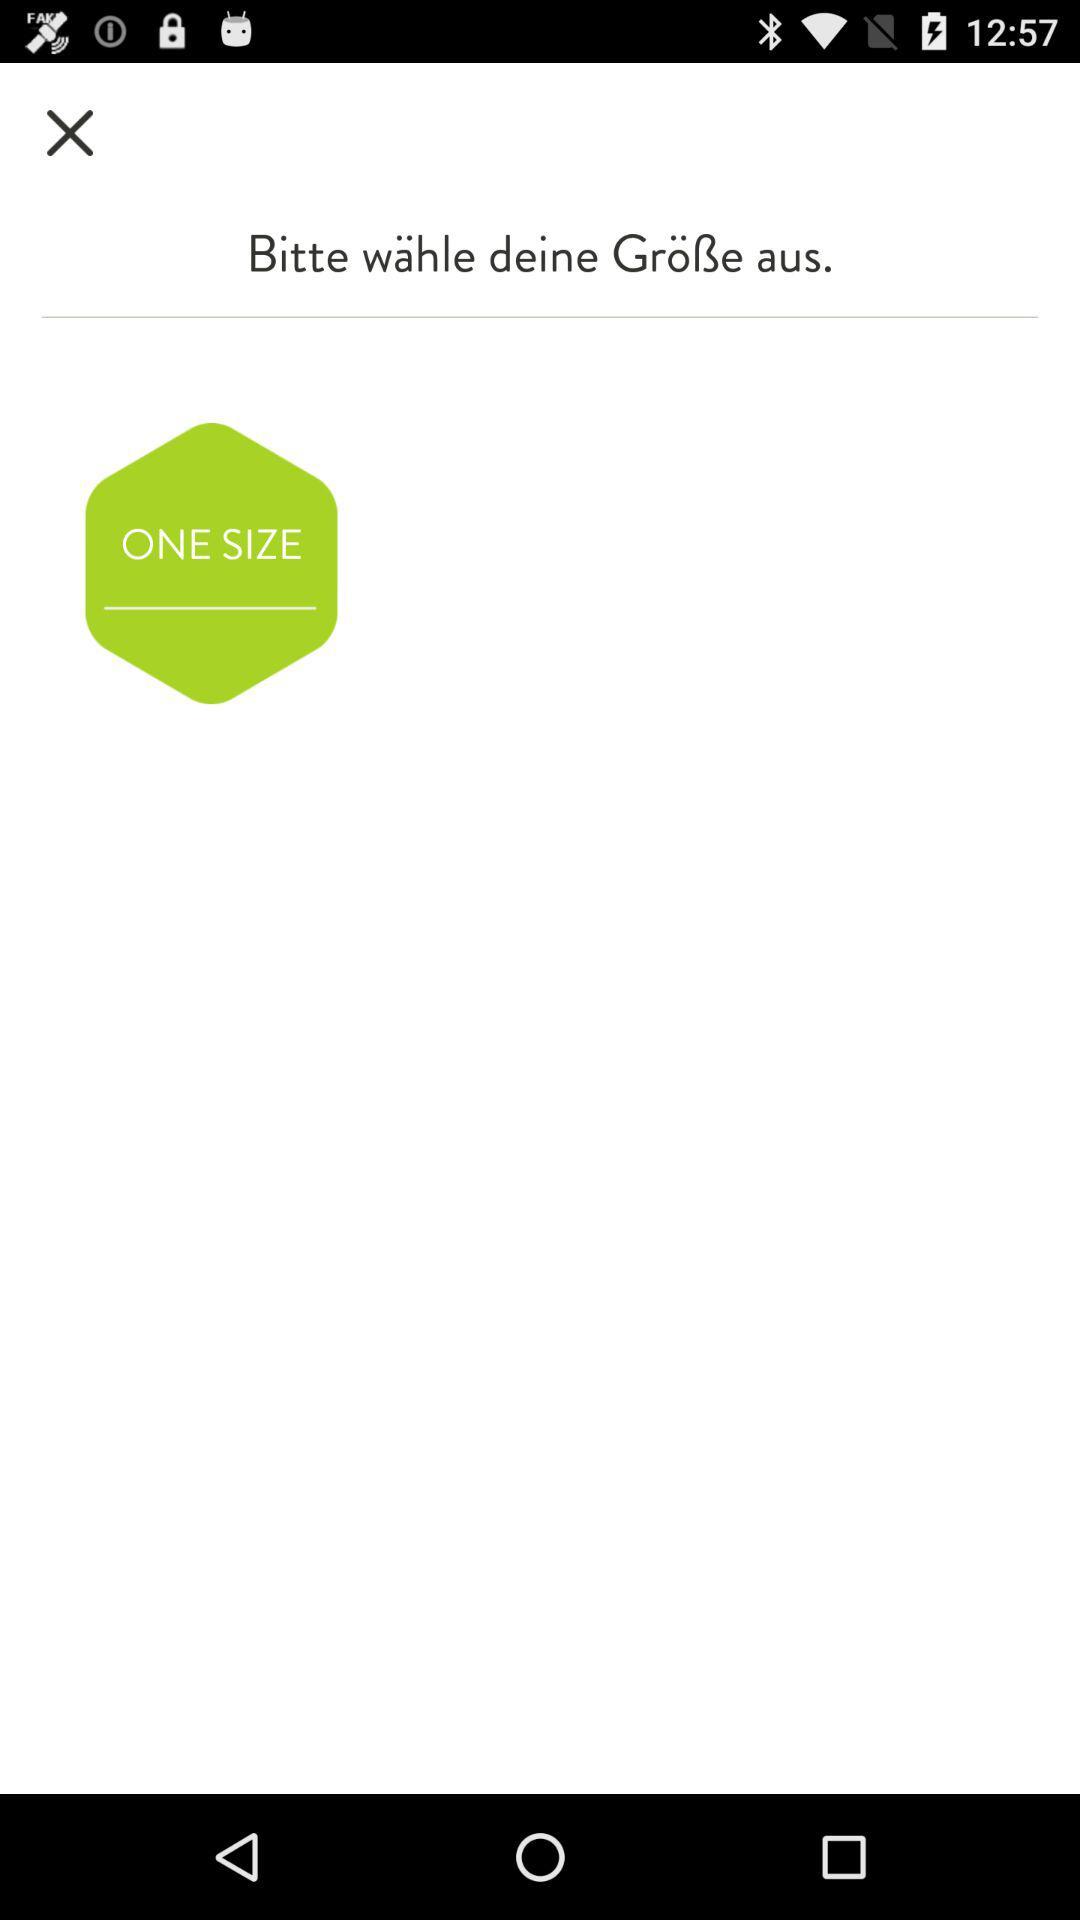  What do you see at coordinates (69, 141) in the screenshot?
I see `the close icon` at bounding box center [69, 141].